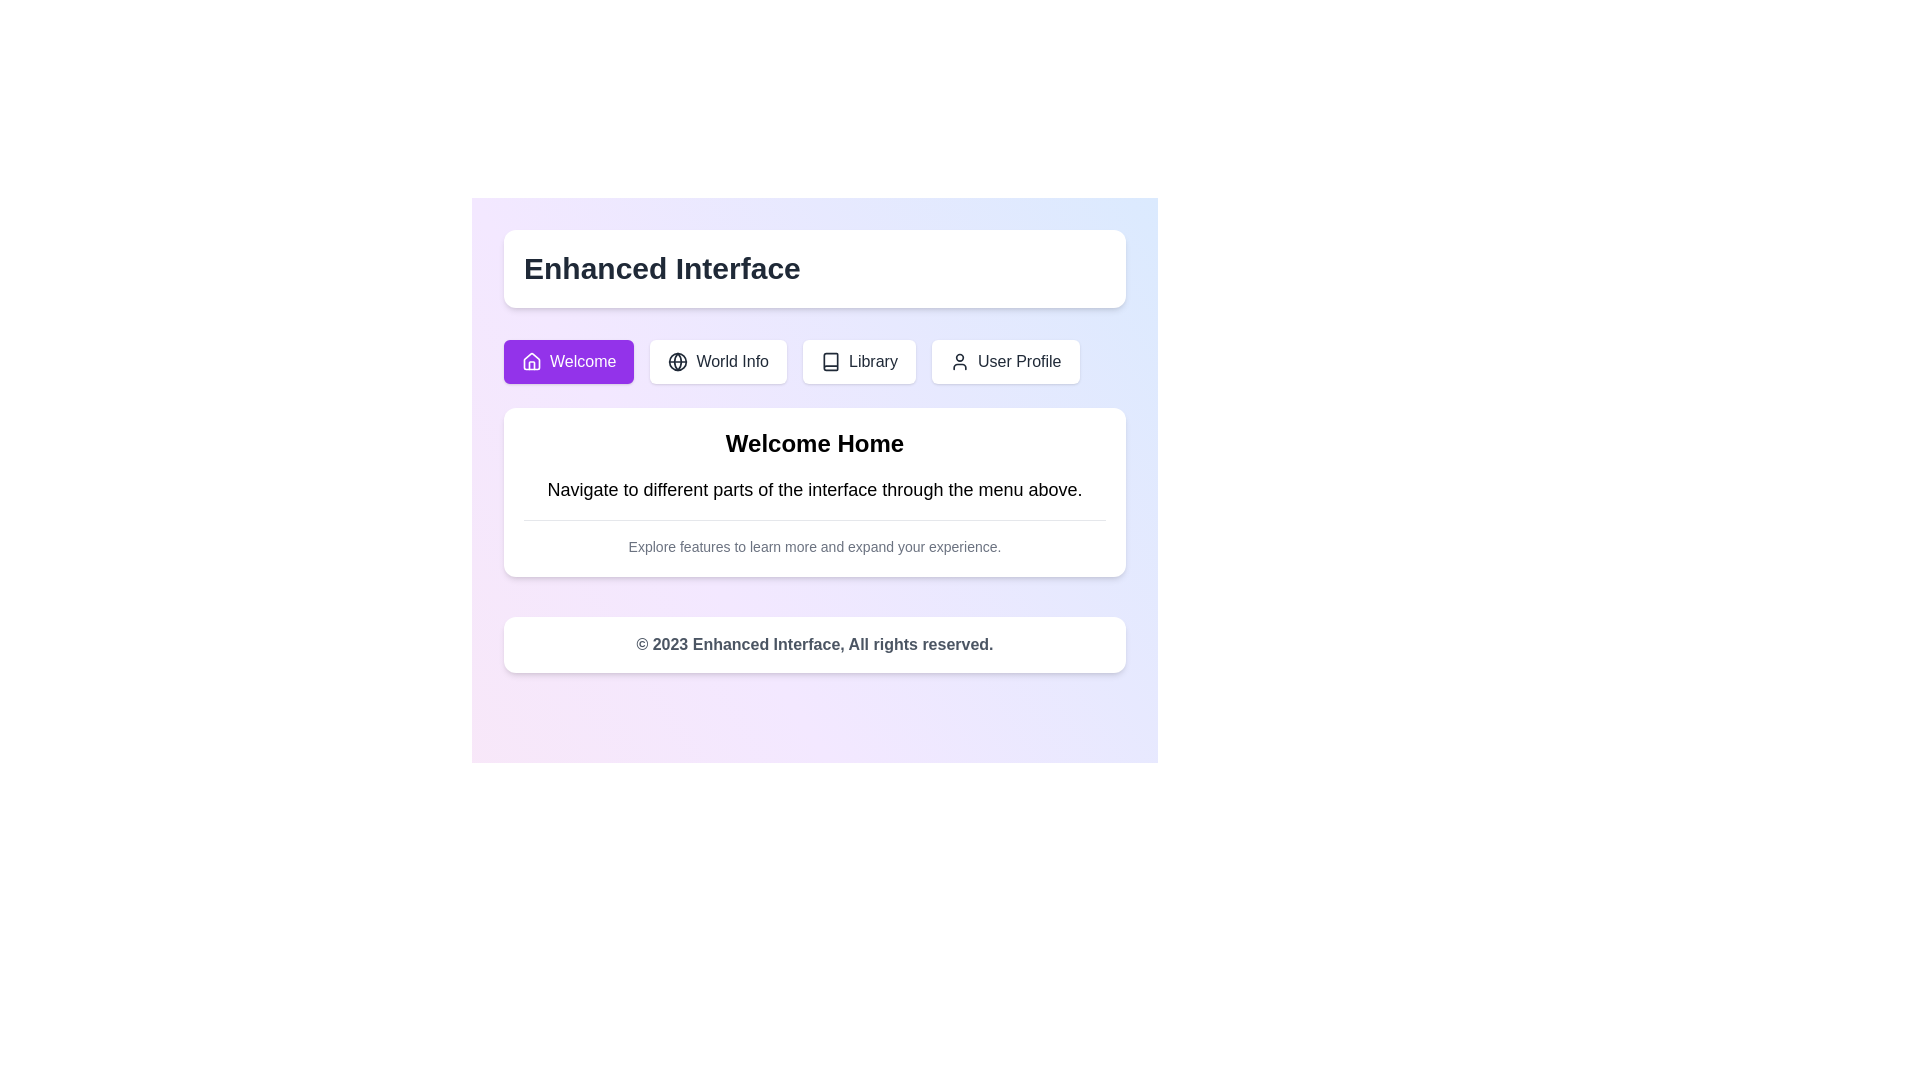 This screenshot has height=1080, width=1920. Describe the element at coordinates (568, 361) in the screenshot. I see `the 'Welcome' navigation button located in the upper left portion of the interface using keyboard navigation` at that location.